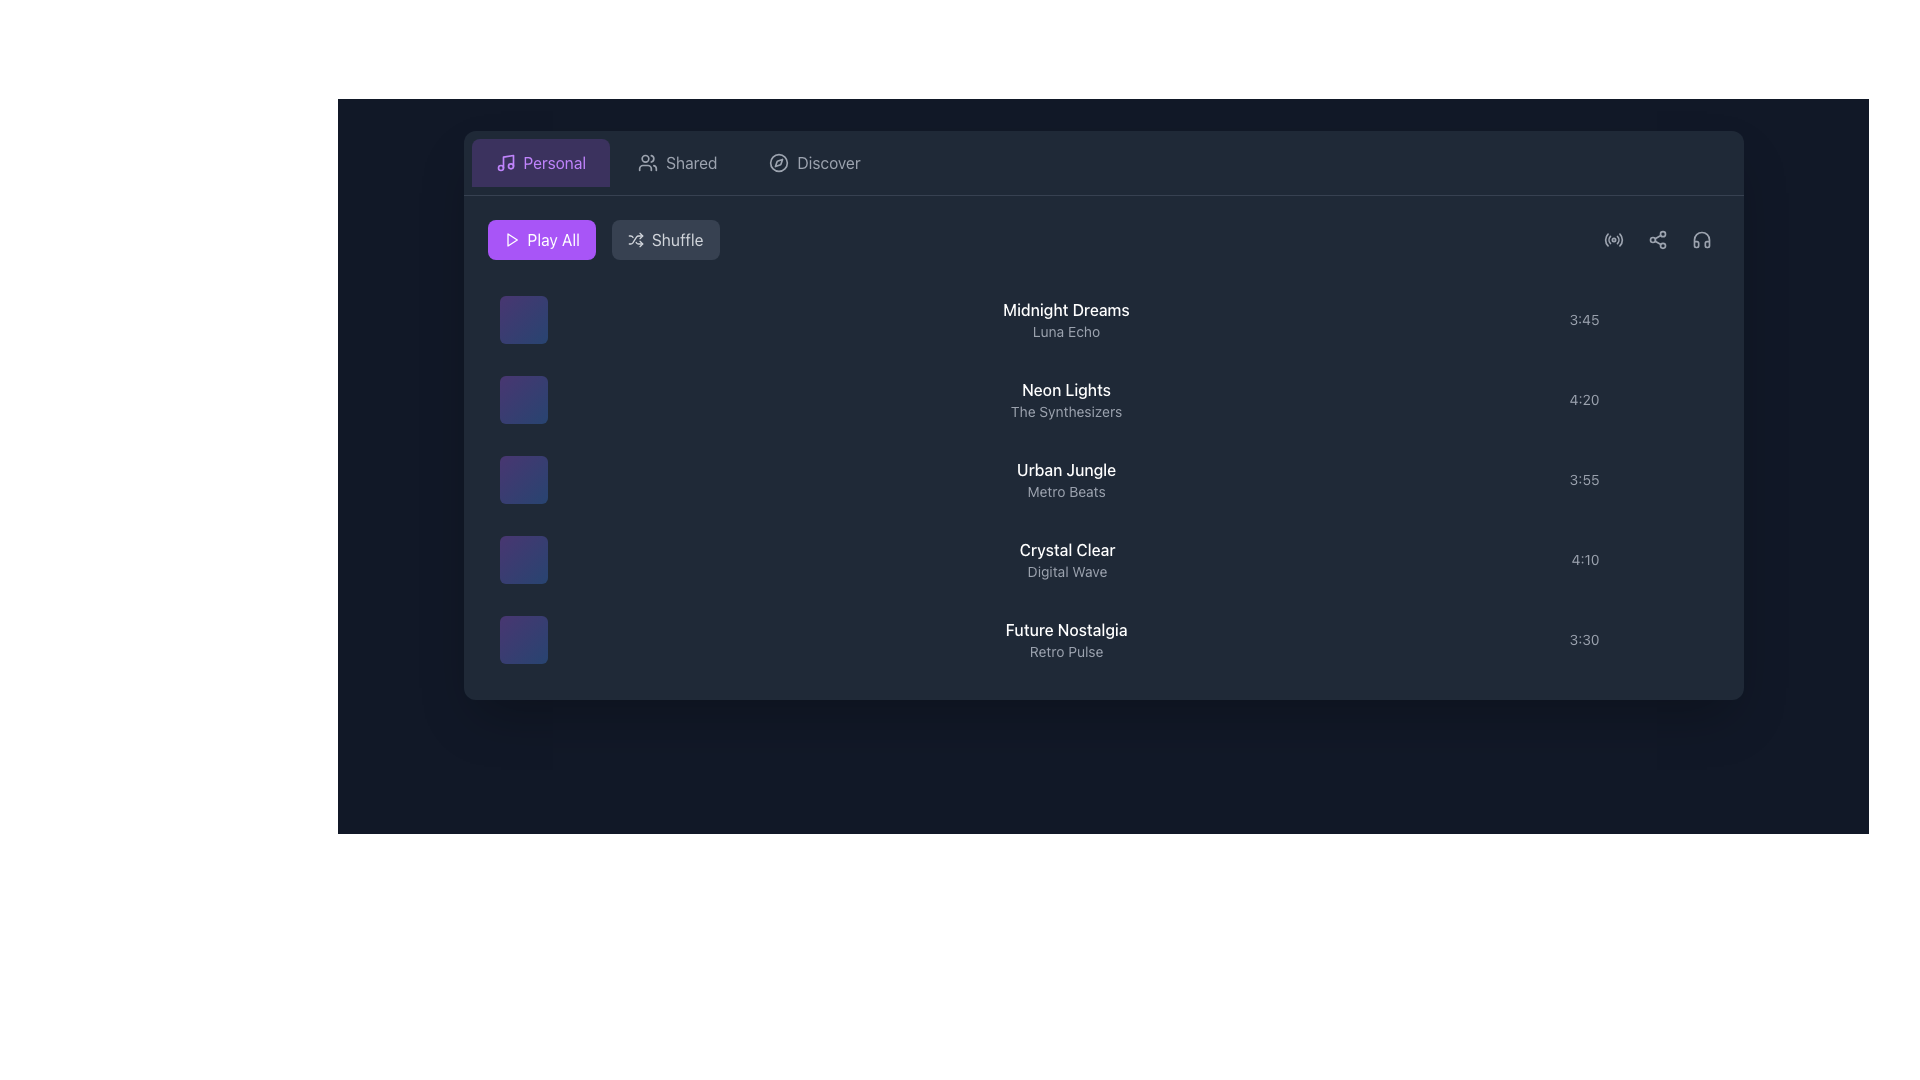 The image size is (1920, 1080). Describe the element at coordinates (1066, 559) in the screenshot. I see `the Text Component that displays the title and subtitle of a media item or playlist entry, positioned as the fourth item in the list between 'Urban Jungle' and 'Future Nostalgia'` at that location.